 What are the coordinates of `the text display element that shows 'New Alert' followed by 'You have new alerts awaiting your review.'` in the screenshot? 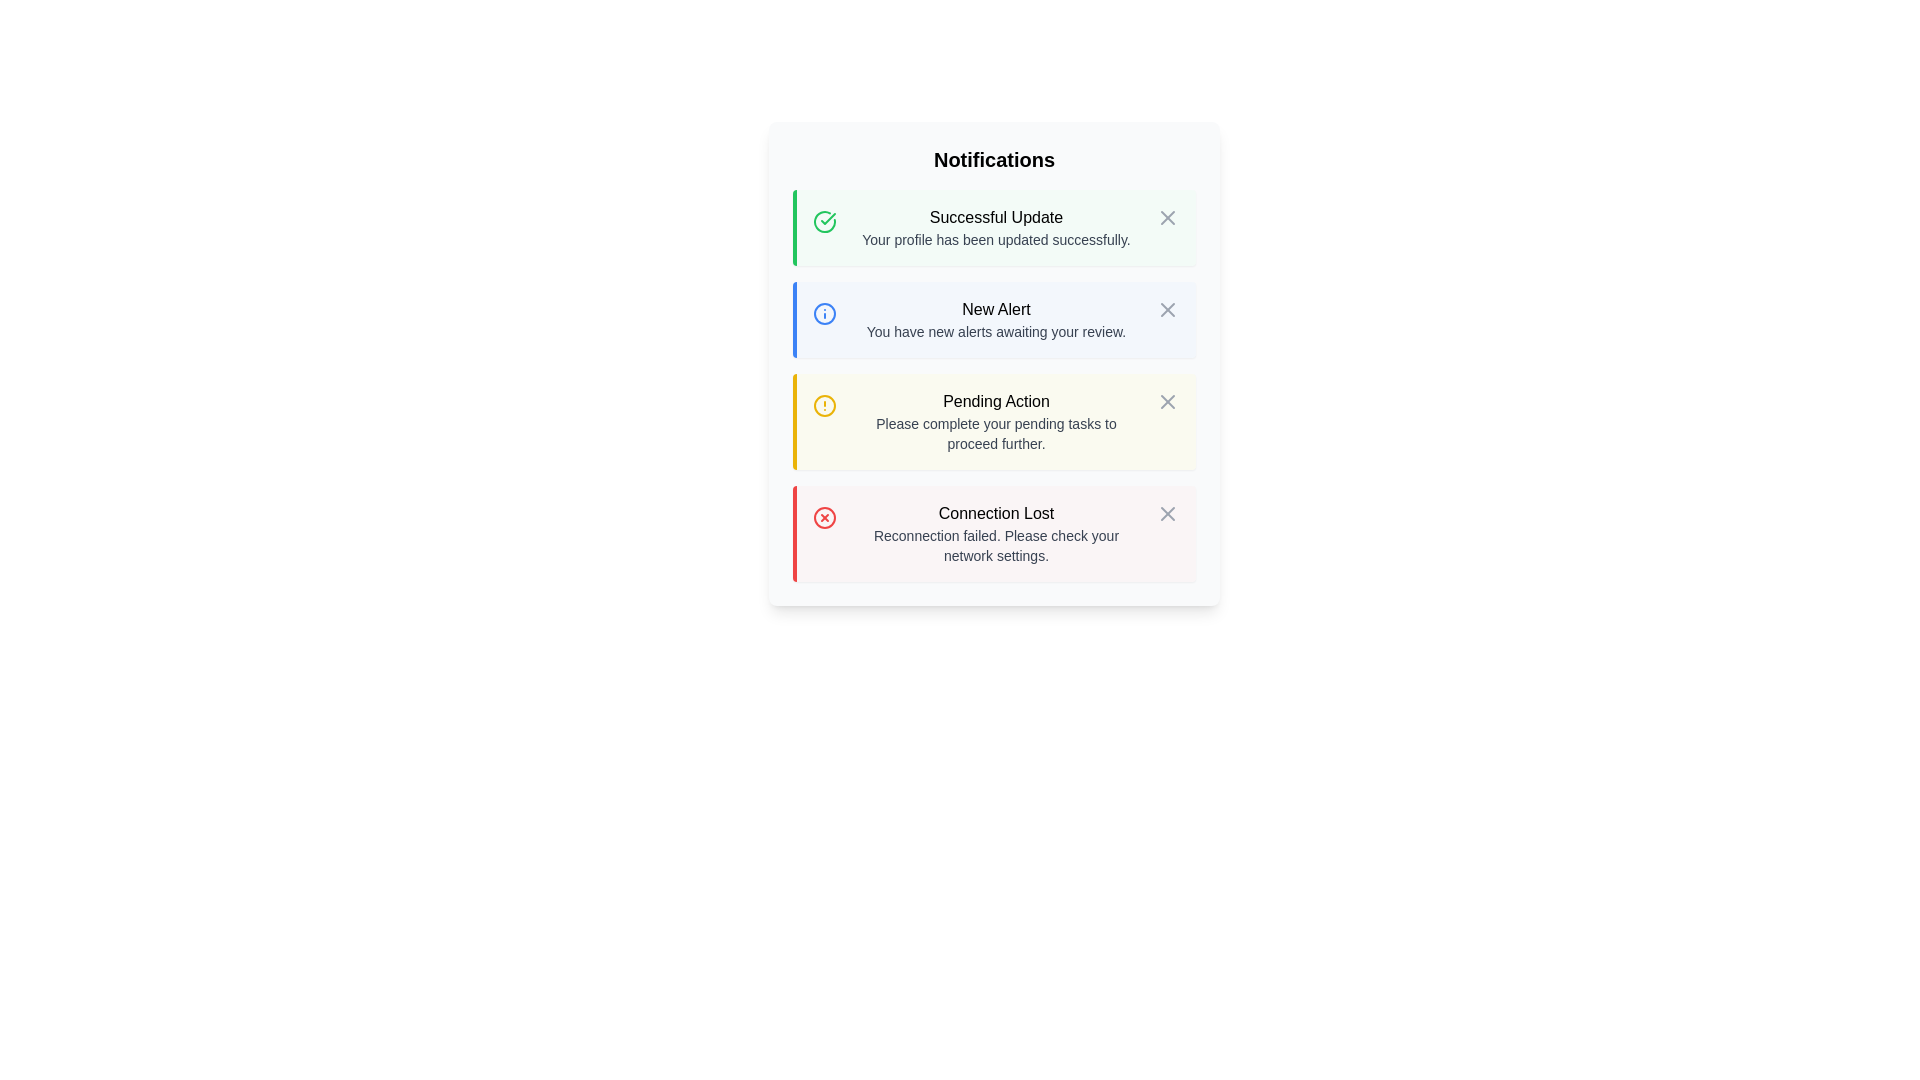 It's located at (996, 319).